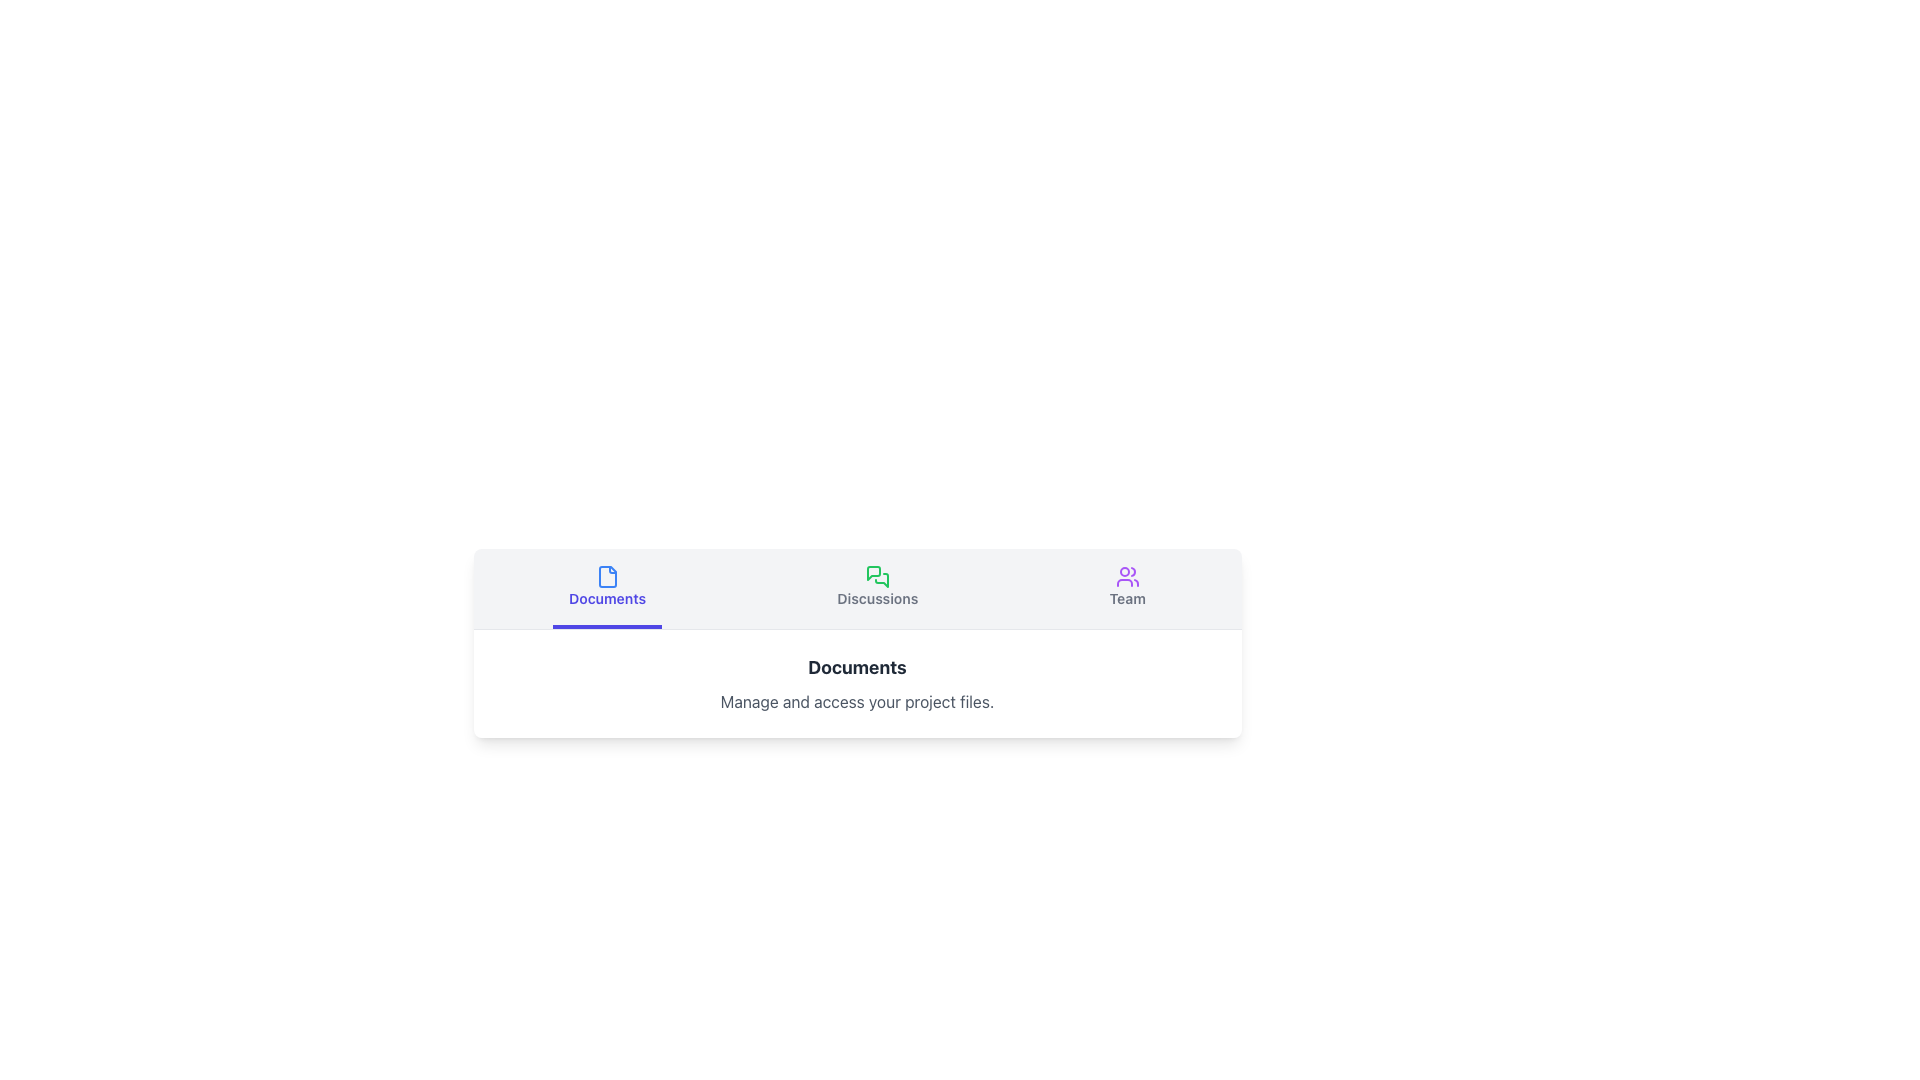  Describe the element at coordinates (857, 588) in the screenshot. I see `the navigation bar to switch to the corresponding section (Documents, Discussions, Team) within the application` at that location.